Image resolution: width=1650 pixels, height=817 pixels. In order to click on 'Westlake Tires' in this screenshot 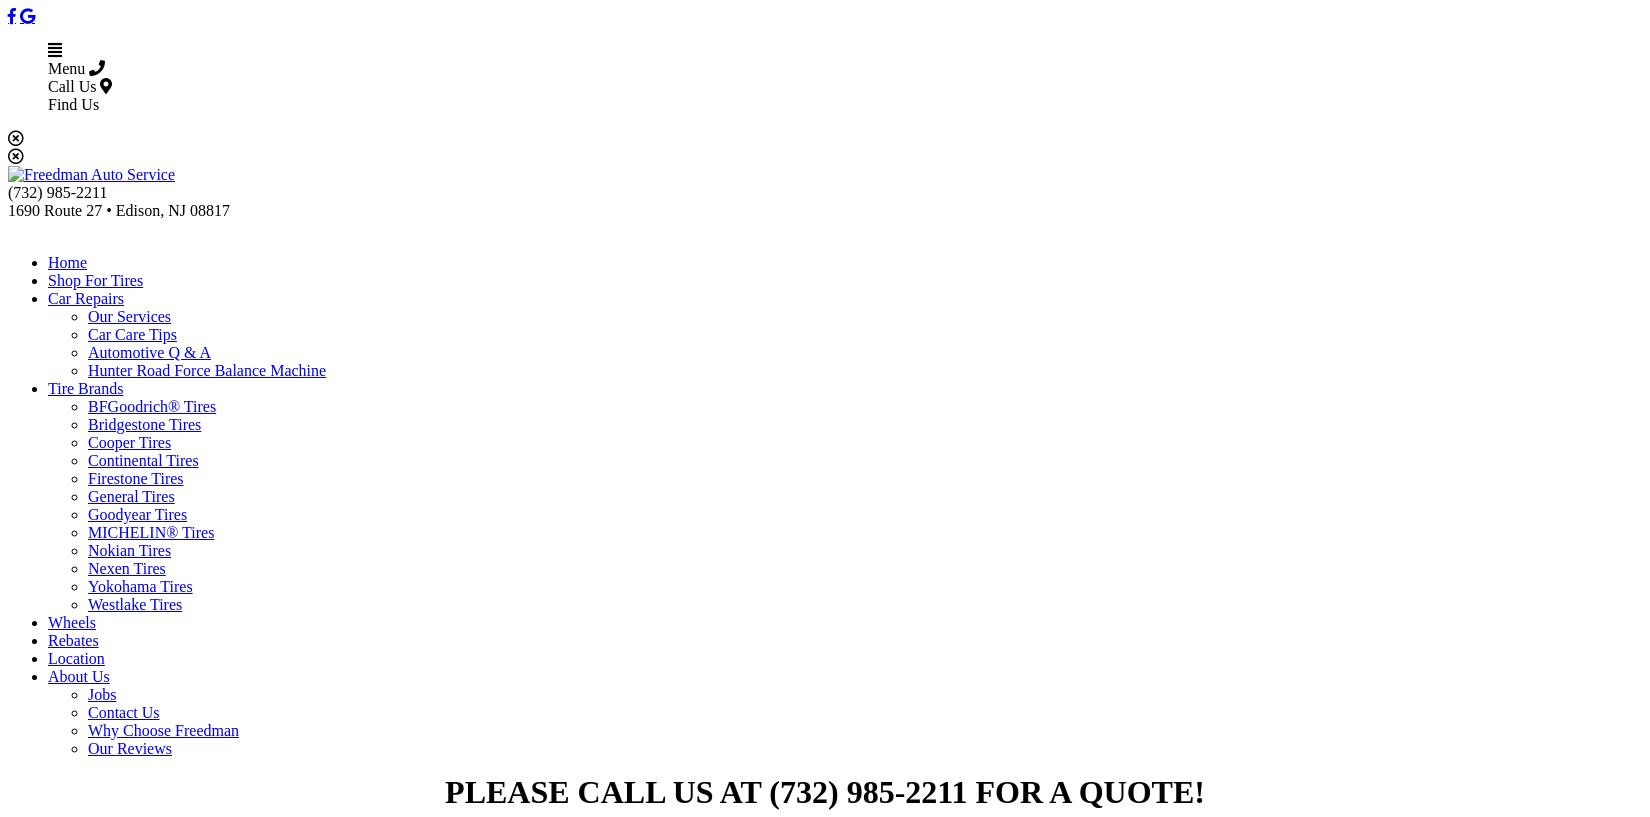, I will do `click(134, 604)`.